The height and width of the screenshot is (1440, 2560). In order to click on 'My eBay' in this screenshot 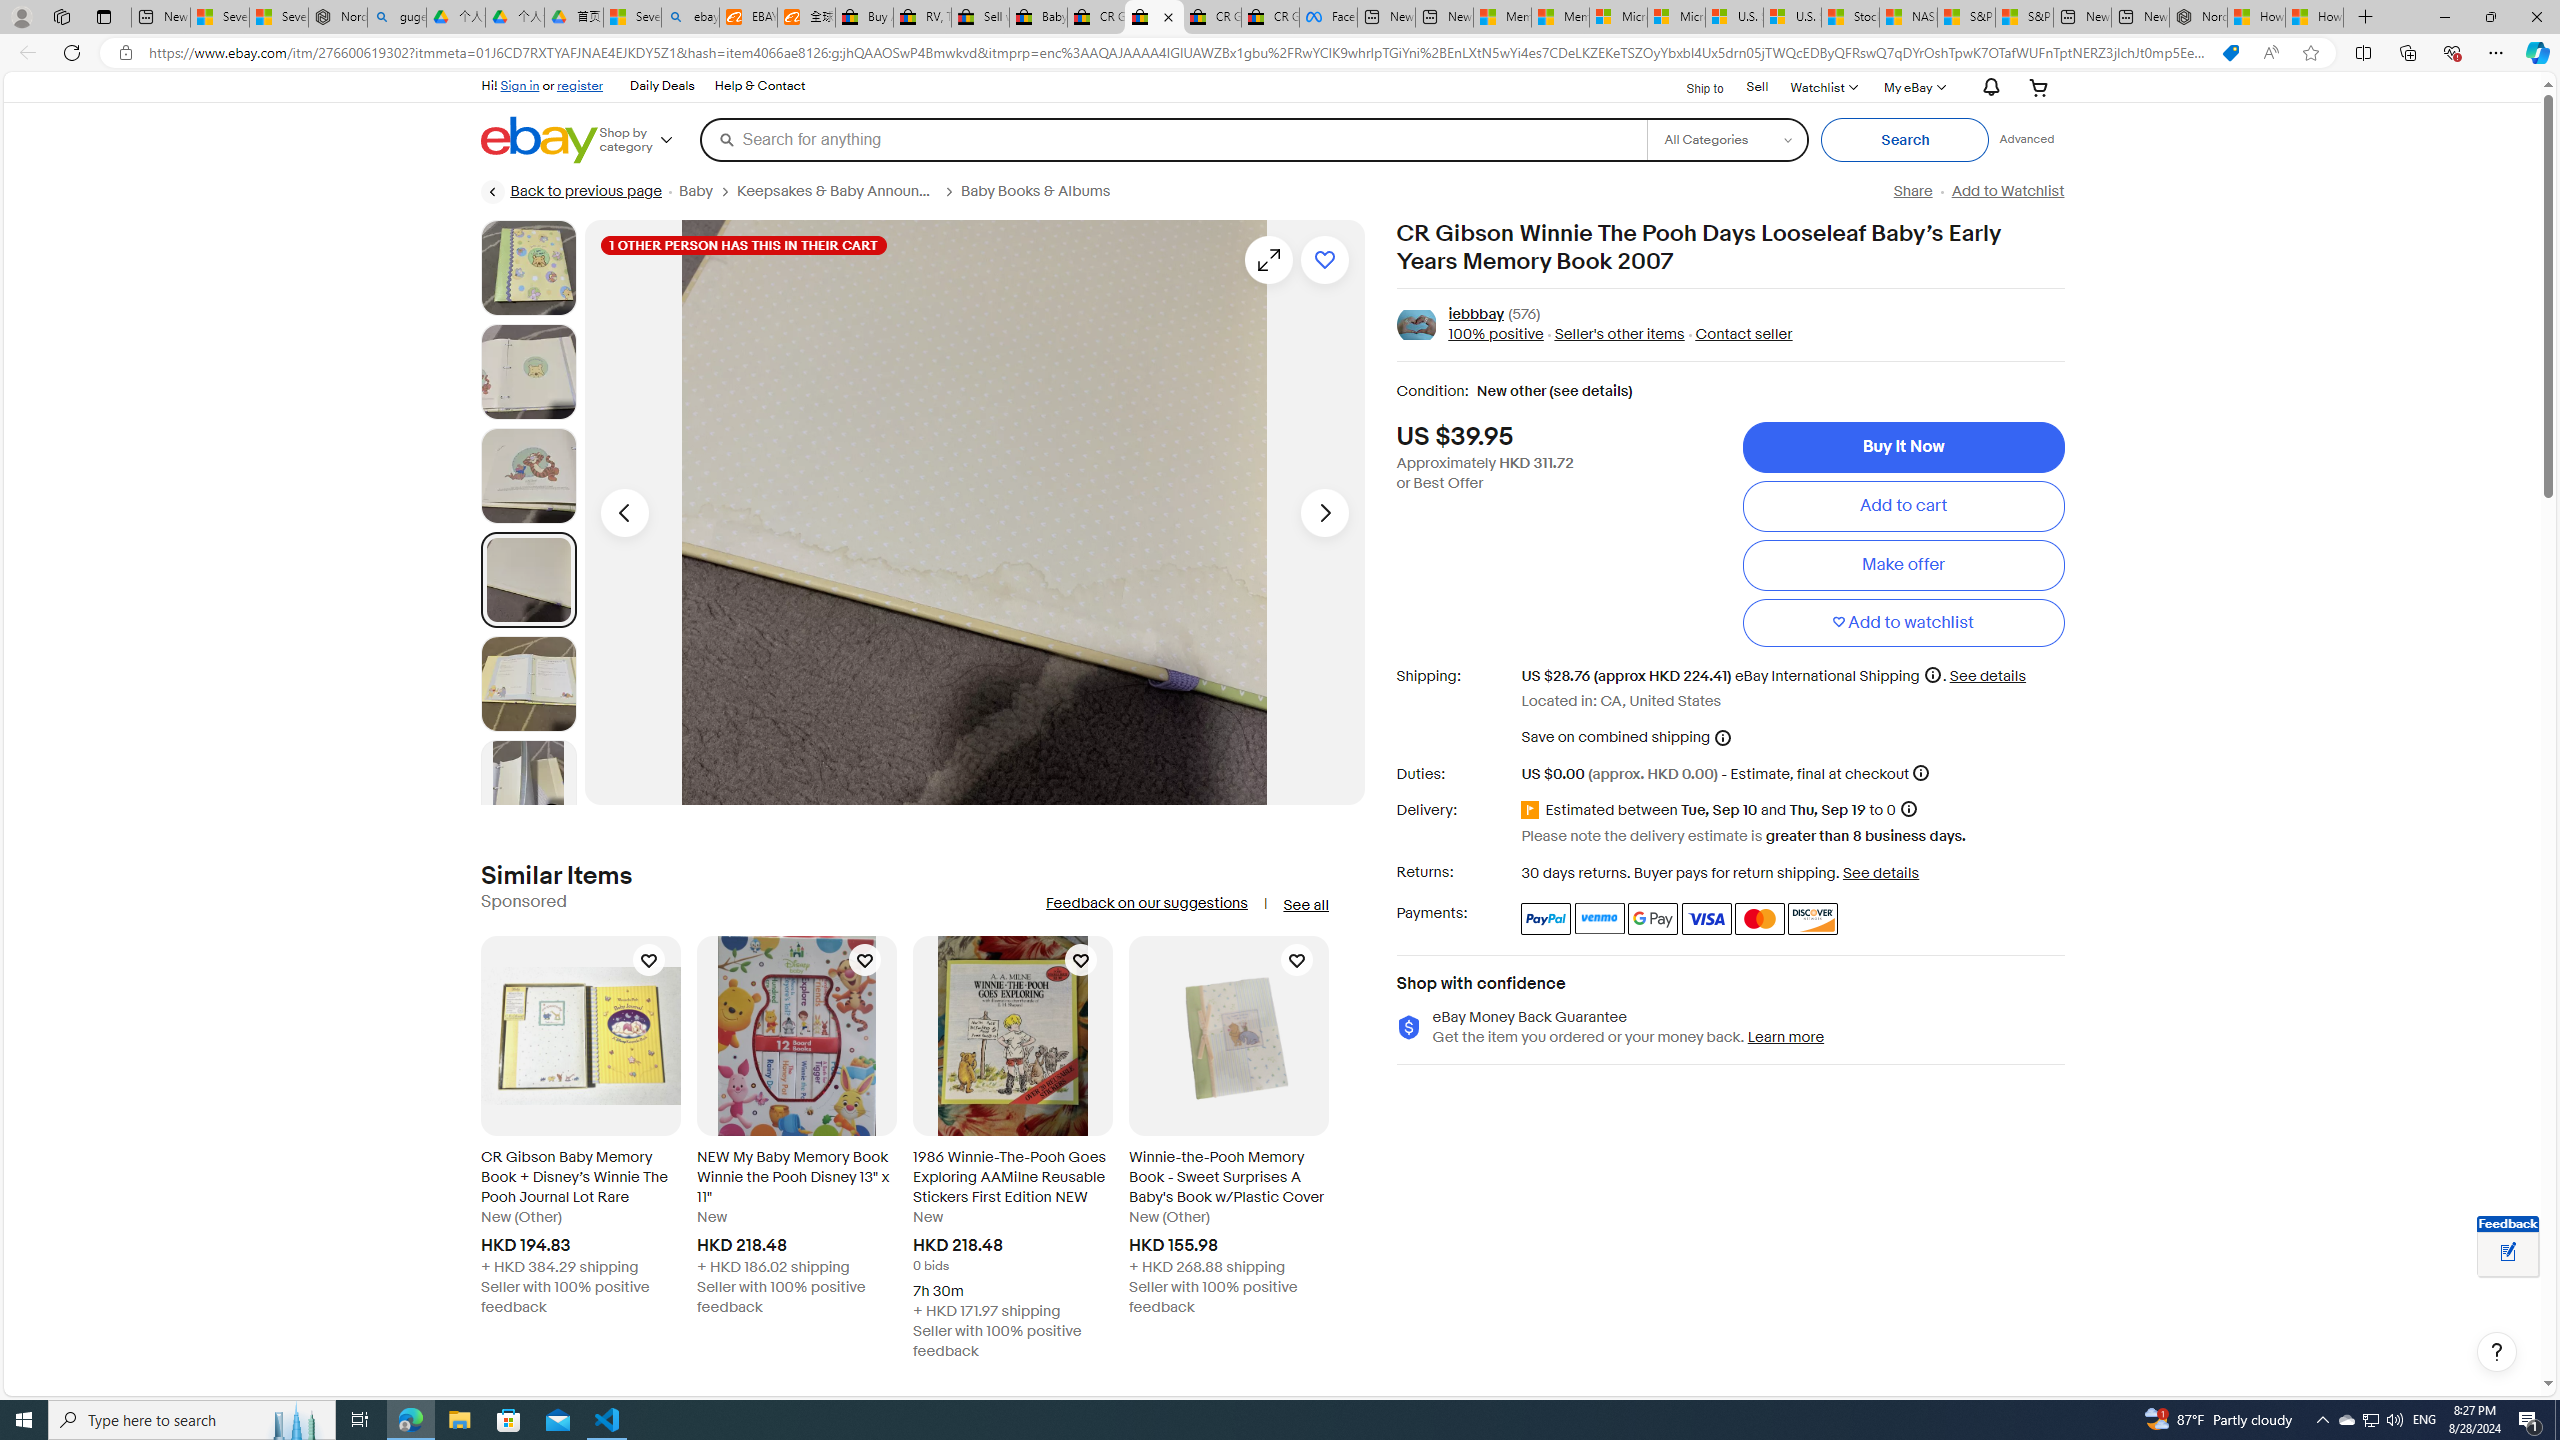, I will do `click(1912, 87)`.